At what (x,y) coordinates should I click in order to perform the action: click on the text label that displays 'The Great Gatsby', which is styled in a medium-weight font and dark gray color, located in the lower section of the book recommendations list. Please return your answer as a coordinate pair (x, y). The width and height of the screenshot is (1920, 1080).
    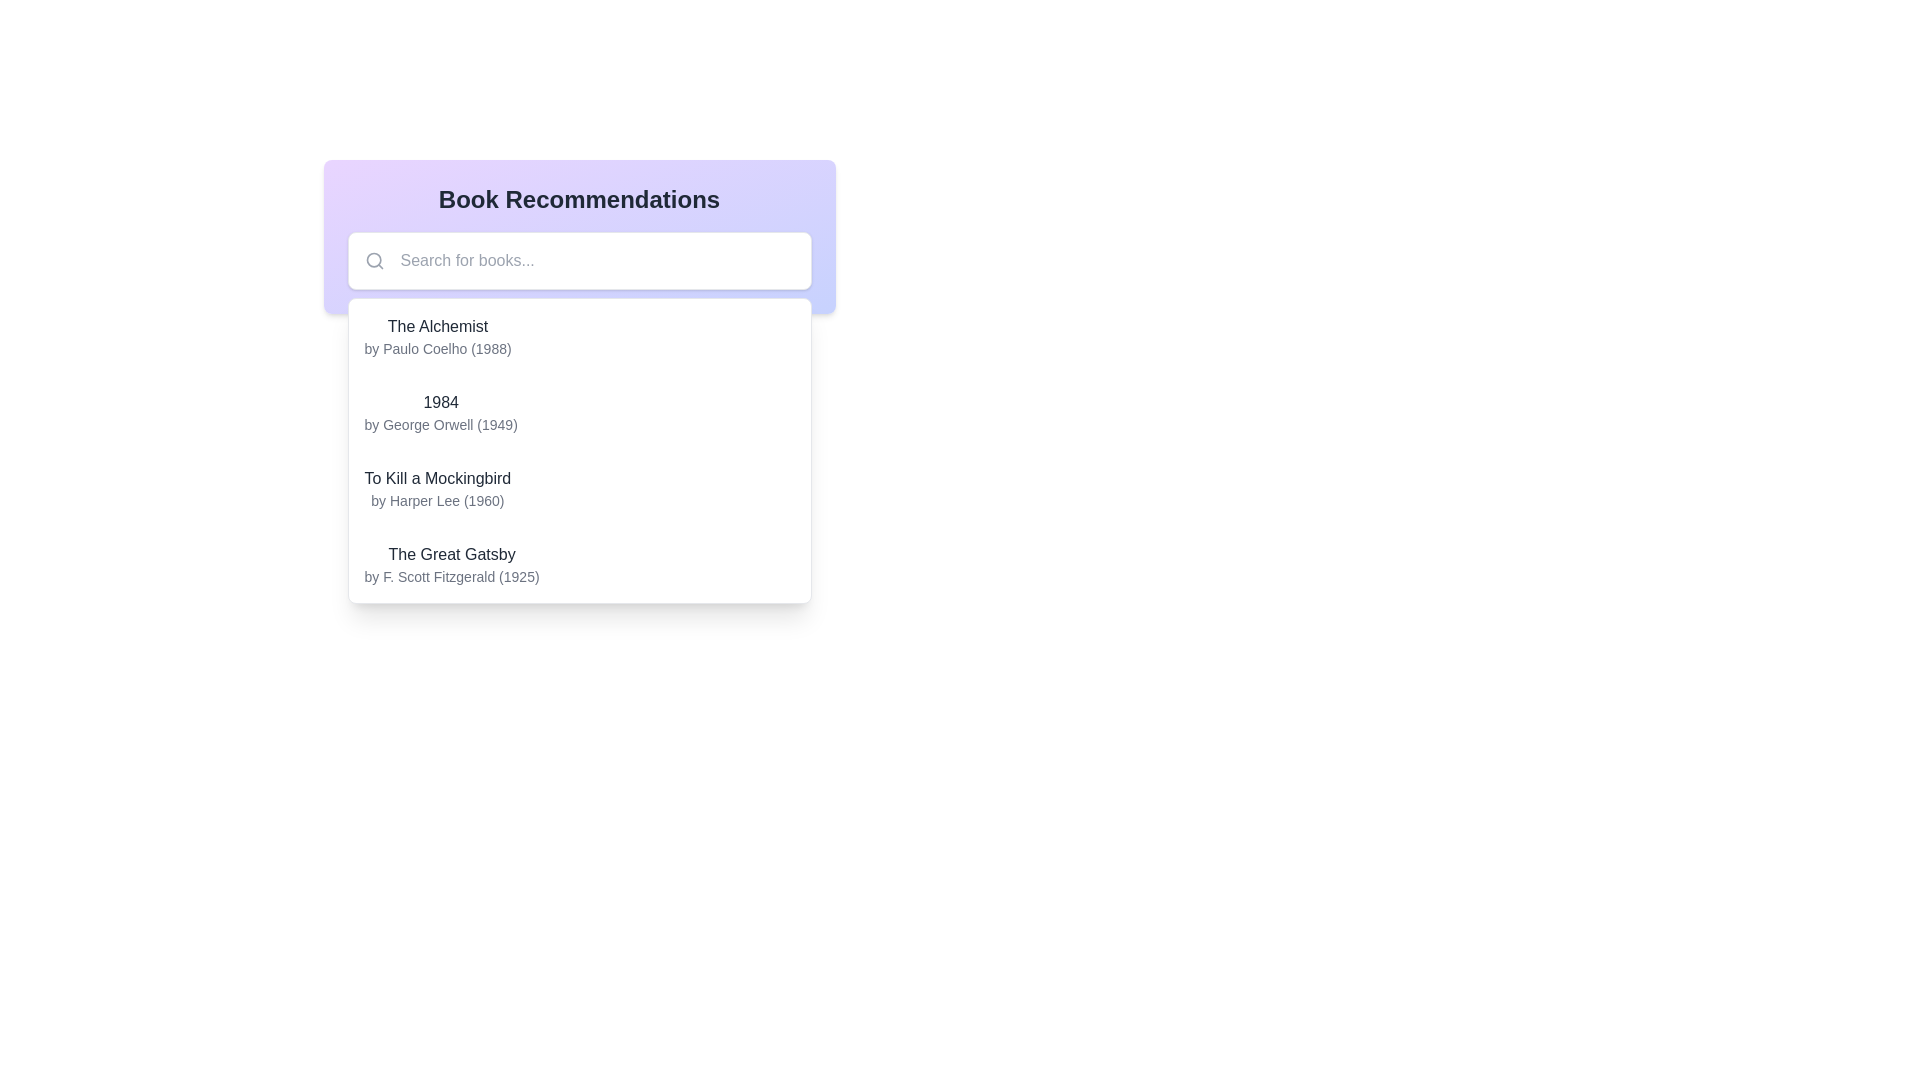
    Looking at the image, I should click on (450, 554).